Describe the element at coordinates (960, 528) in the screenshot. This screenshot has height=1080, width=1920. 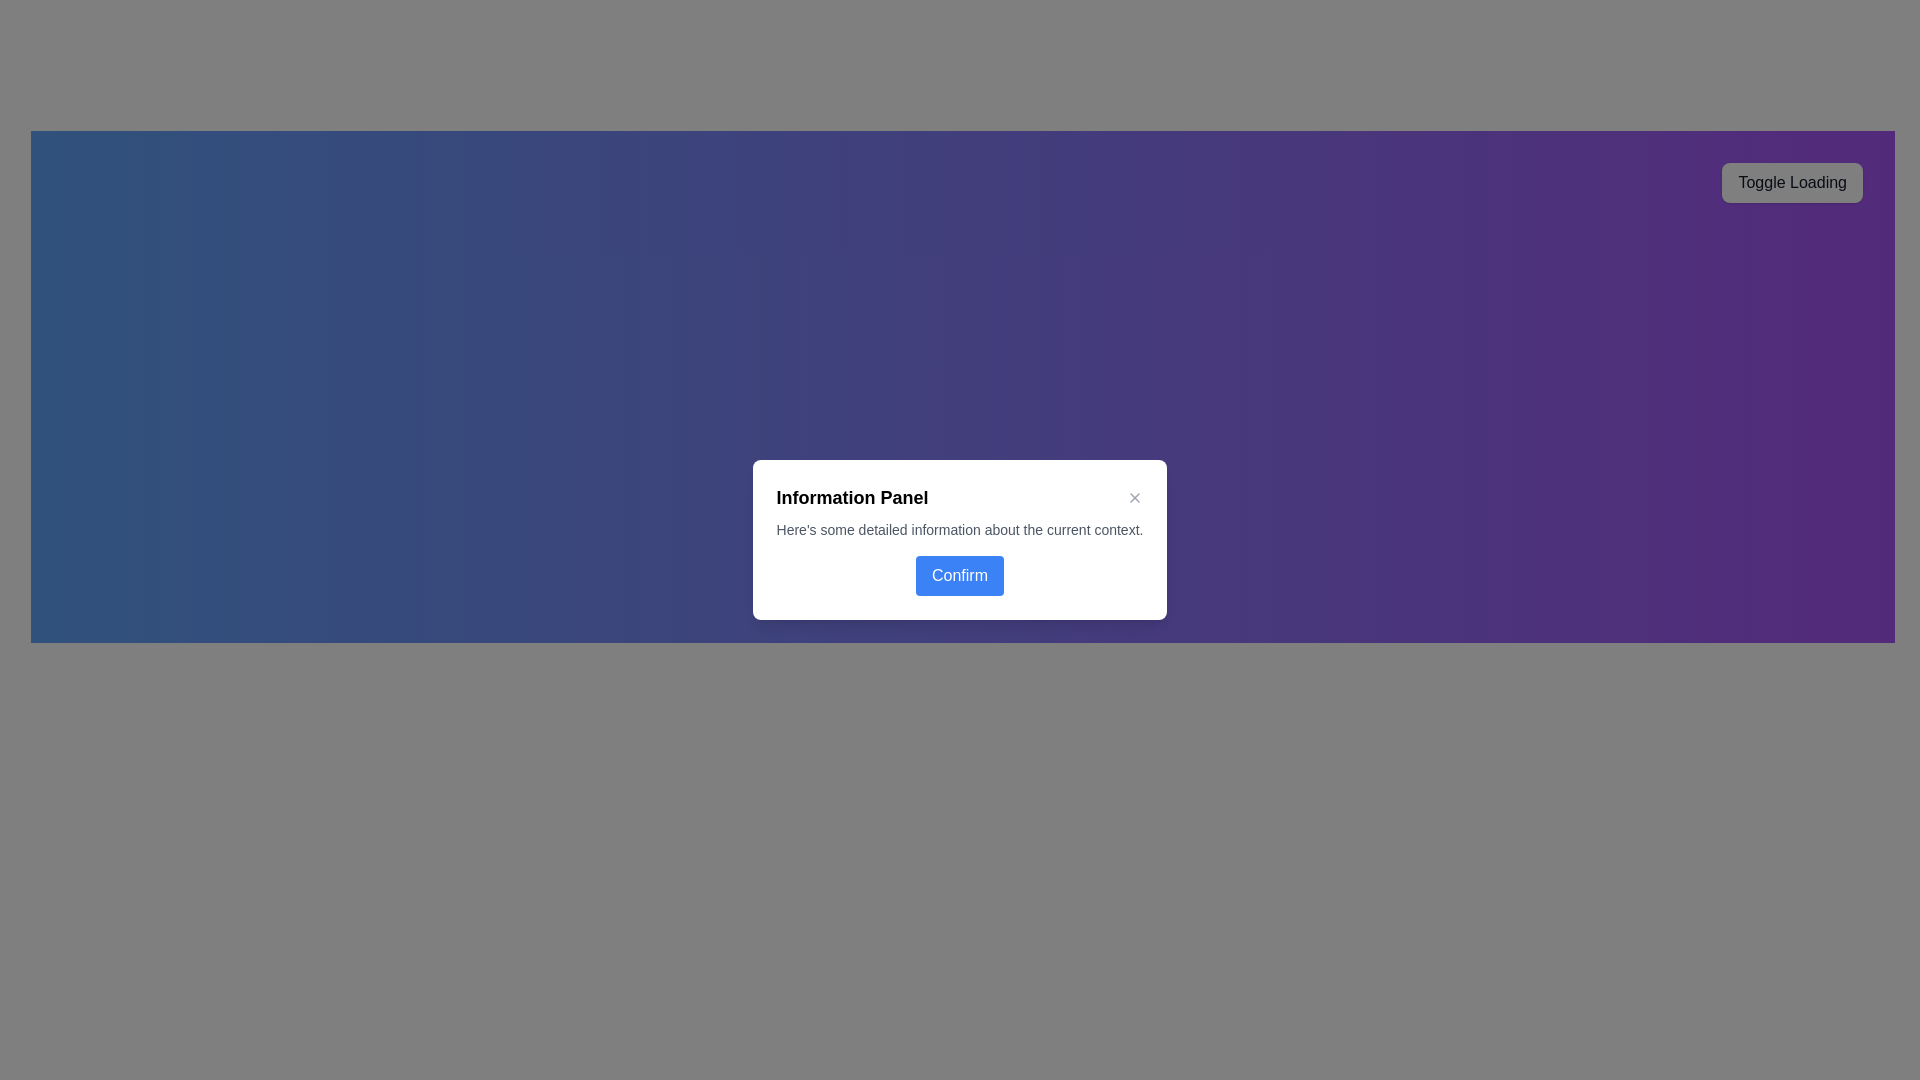
I see `the static informational text located directly below the heading 'Information Panel' and above the 'Confirm' button` at that location.